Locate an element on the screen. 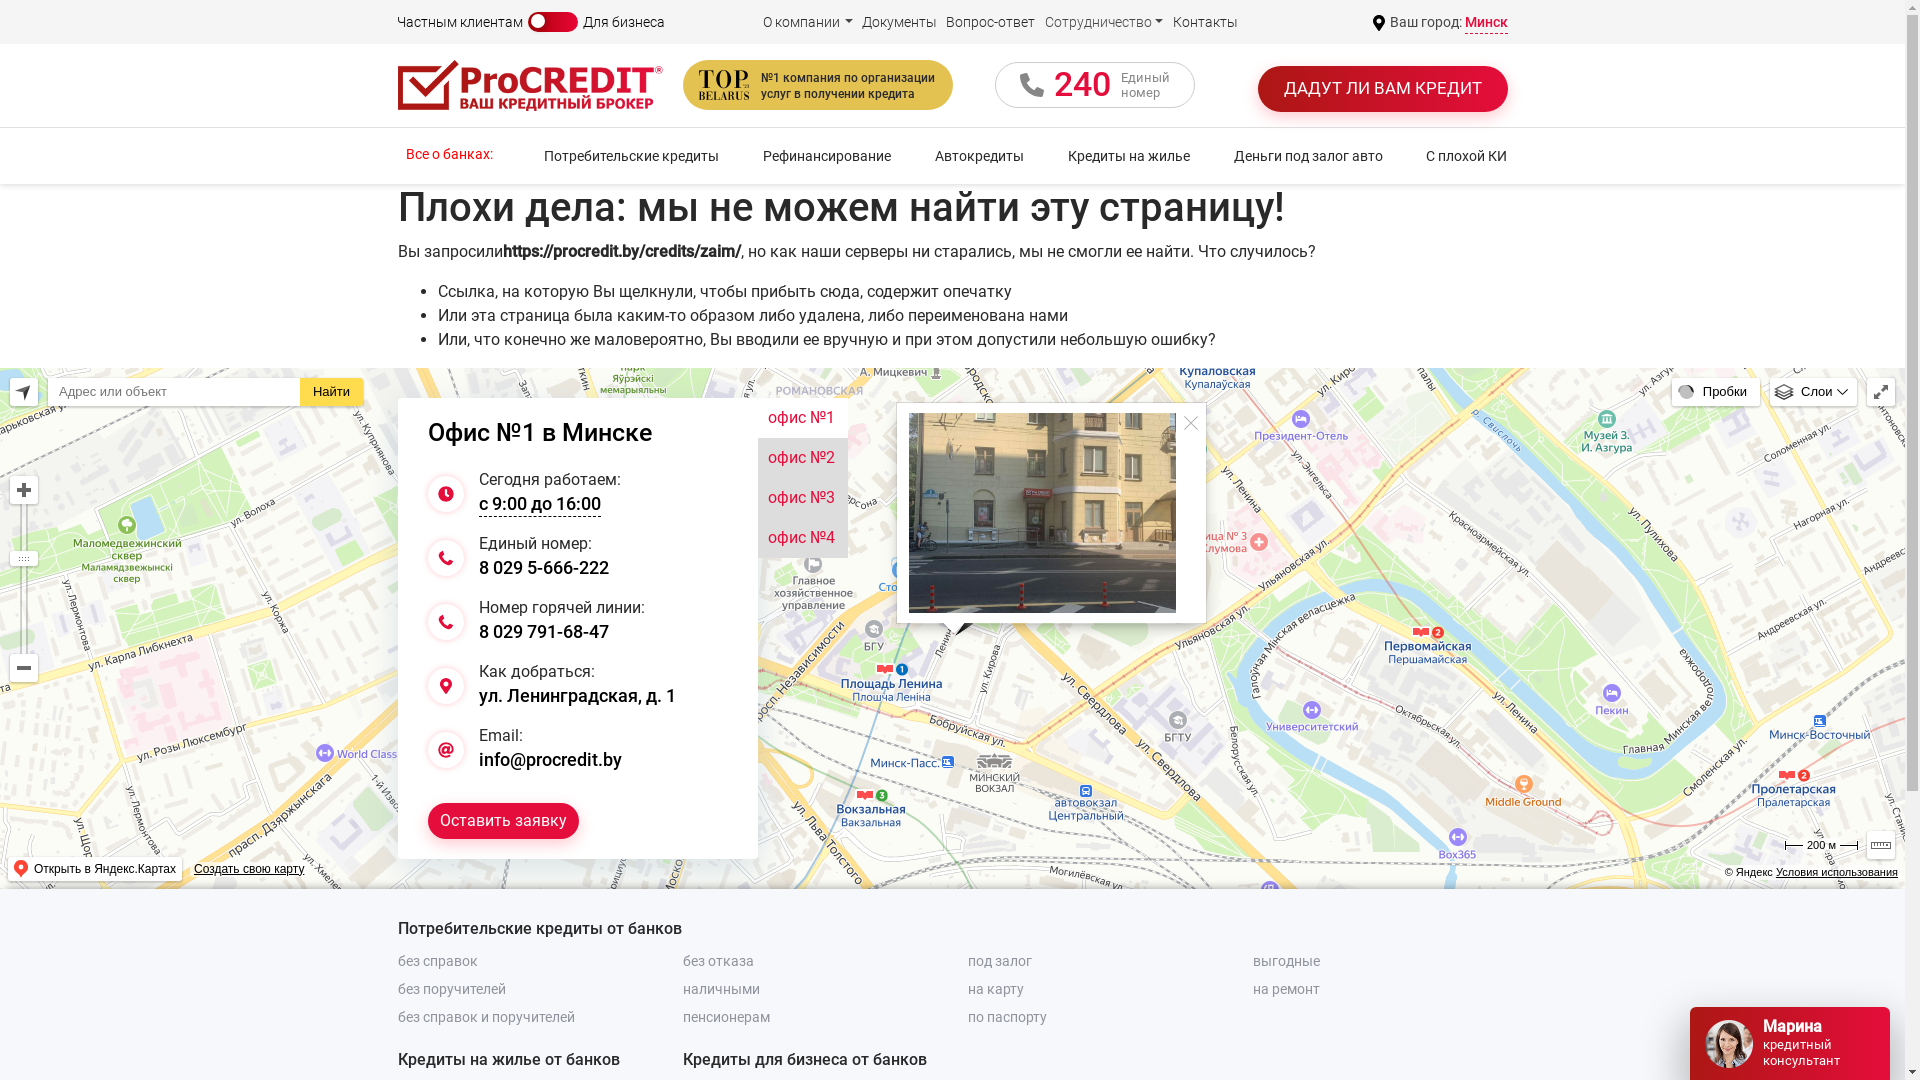 The width and height of the screenshot is (1920, 1080). '8 029 791-68-47' is located at coordinates (477, 630).